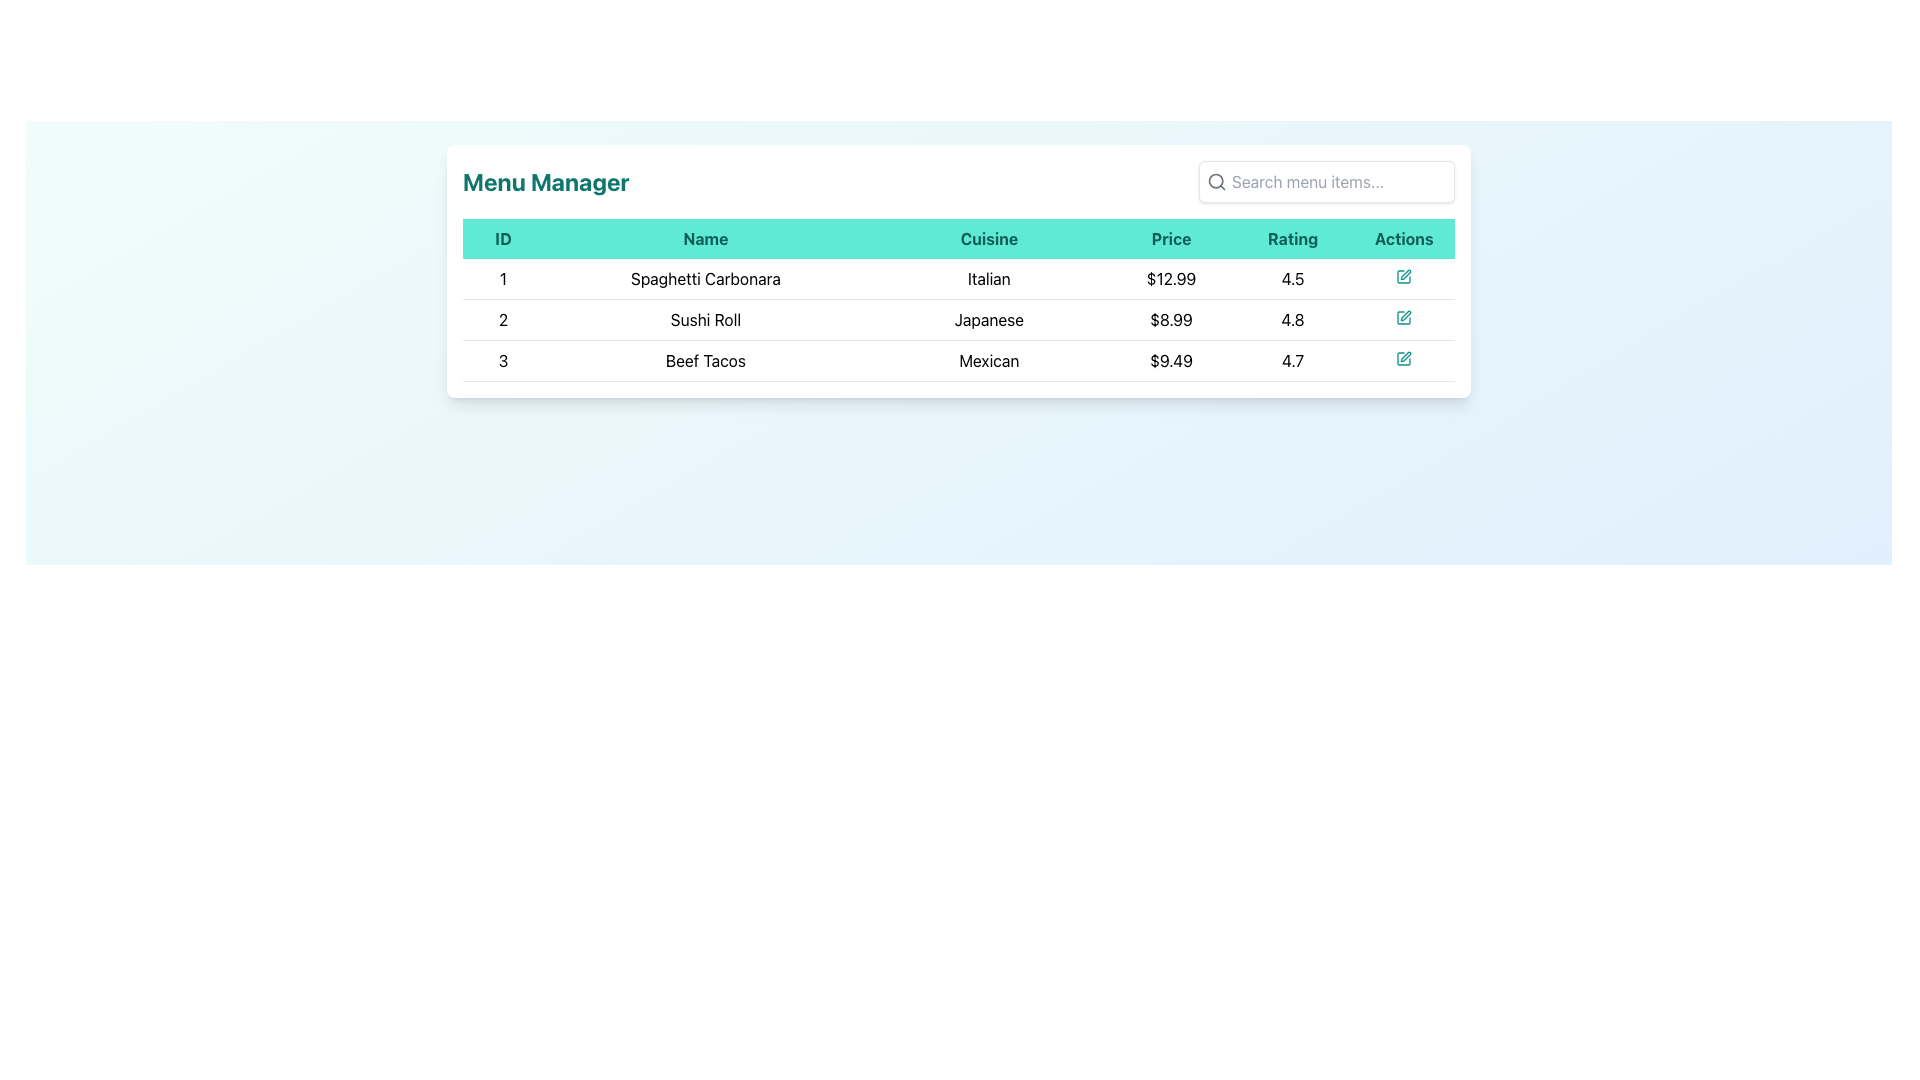 The width and height of the screenshot is (1920, 1080). I want to click on the text of the 'Spaghetti Carbonara' label located in the second cell of the 'Name' column in the 'Menu Manager' section, so click(705, 279).